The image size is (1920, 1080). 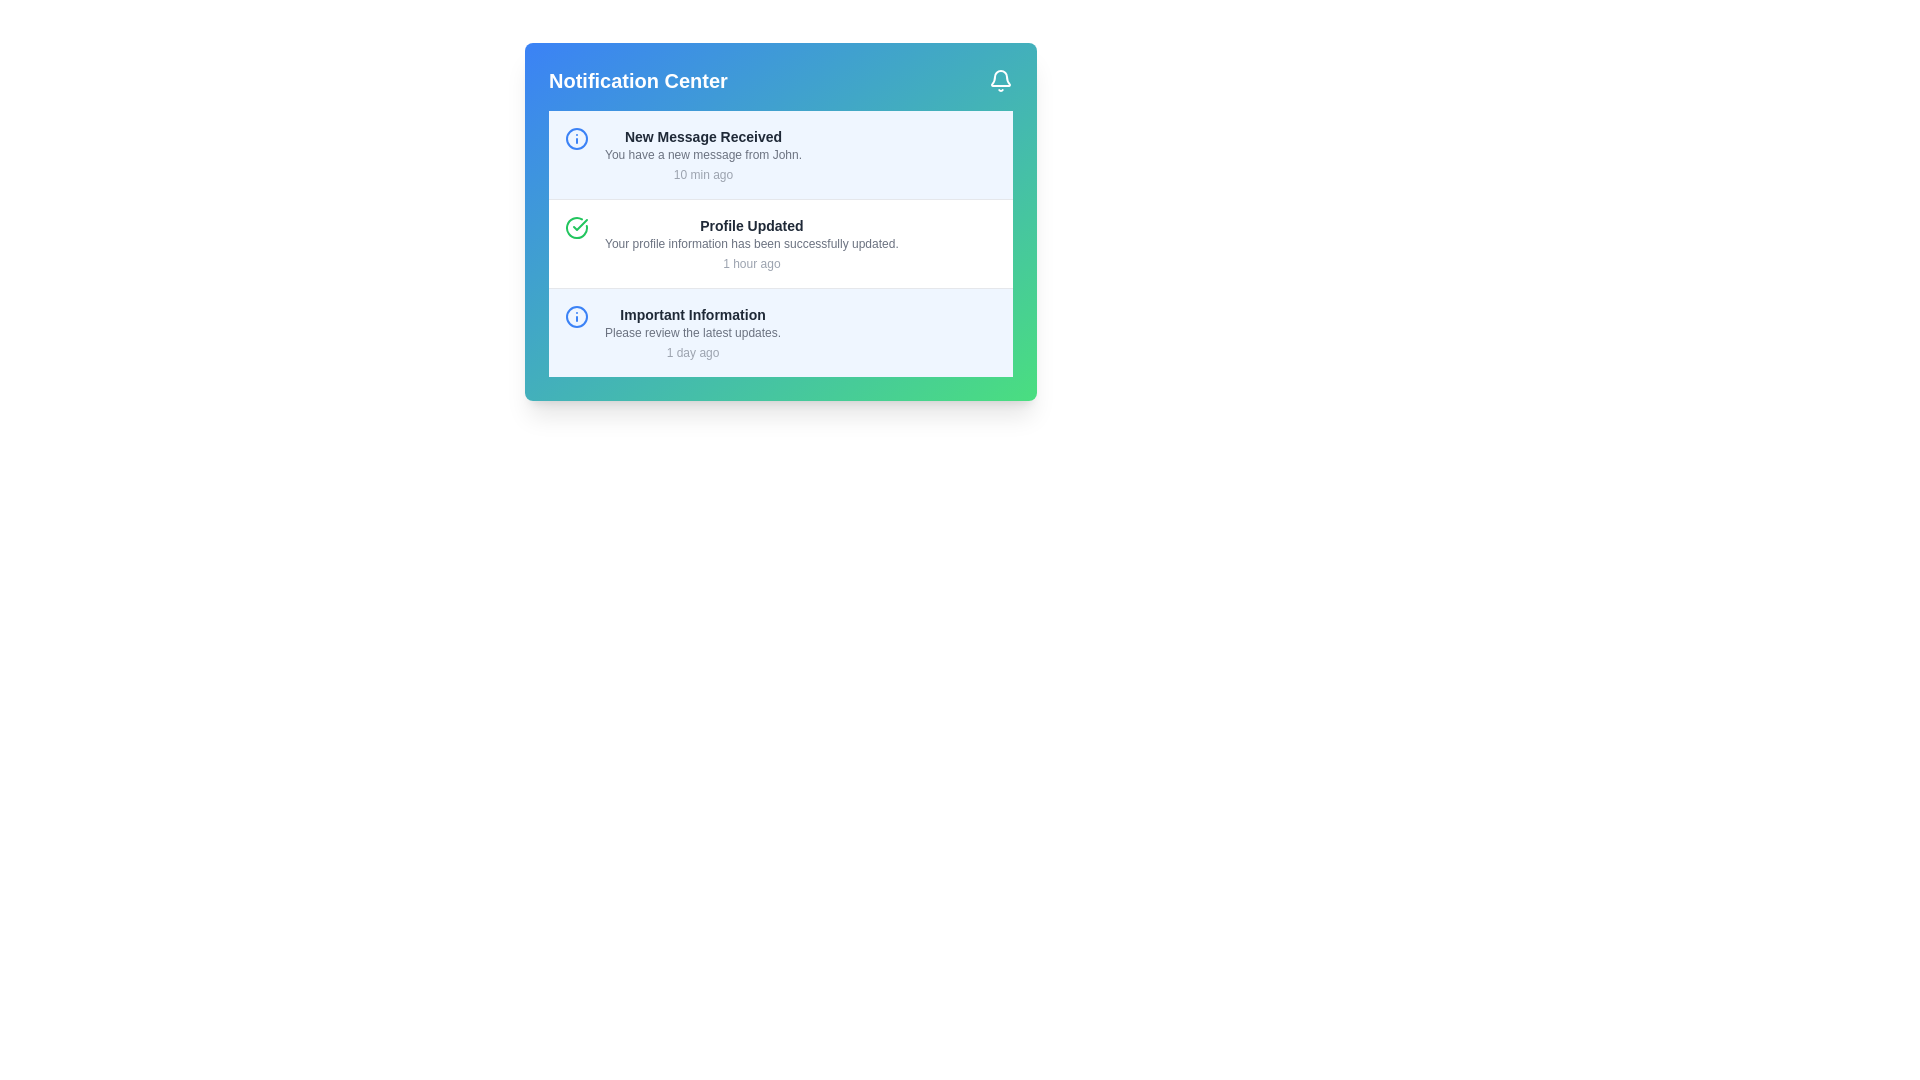 I want to click on the bell icon button located at the top-right corner of the 'Notification Center' card, so click(x=1001, y=80).